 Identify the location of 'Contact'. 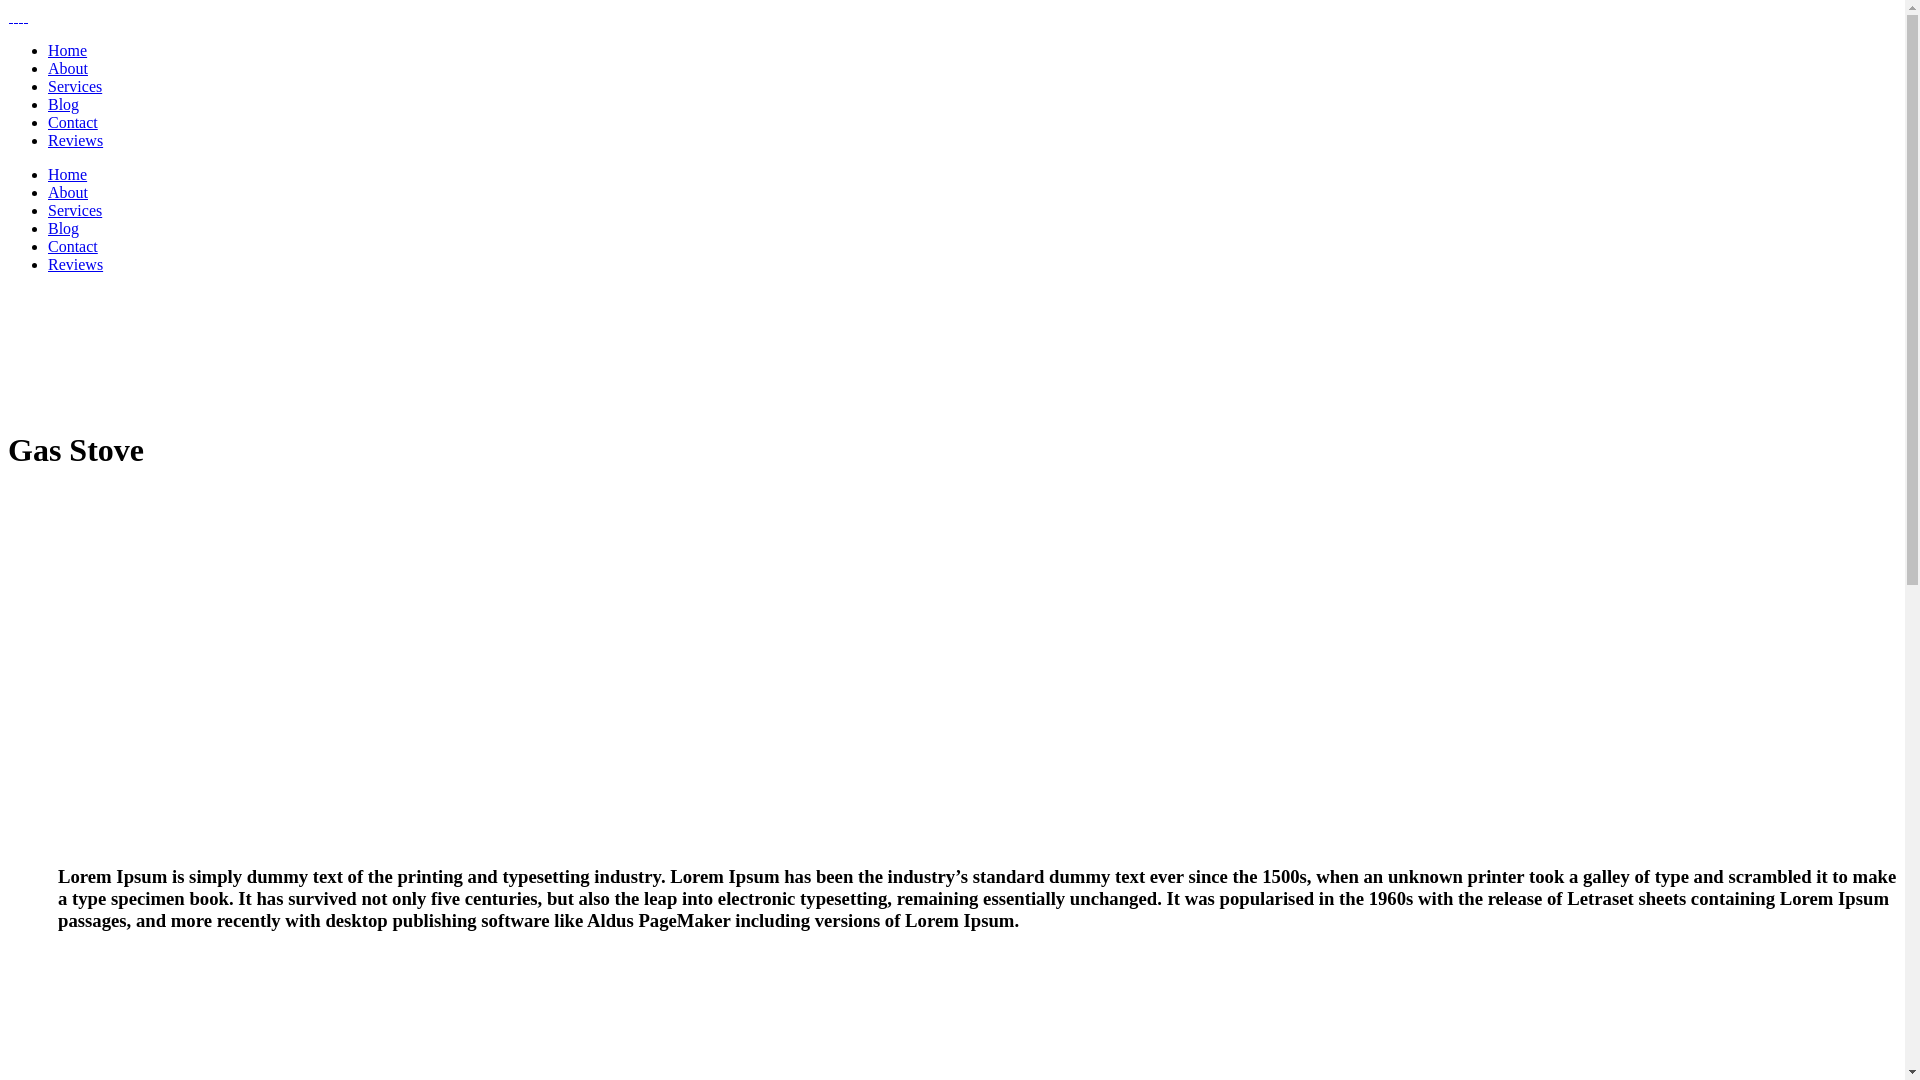
(72, 245).